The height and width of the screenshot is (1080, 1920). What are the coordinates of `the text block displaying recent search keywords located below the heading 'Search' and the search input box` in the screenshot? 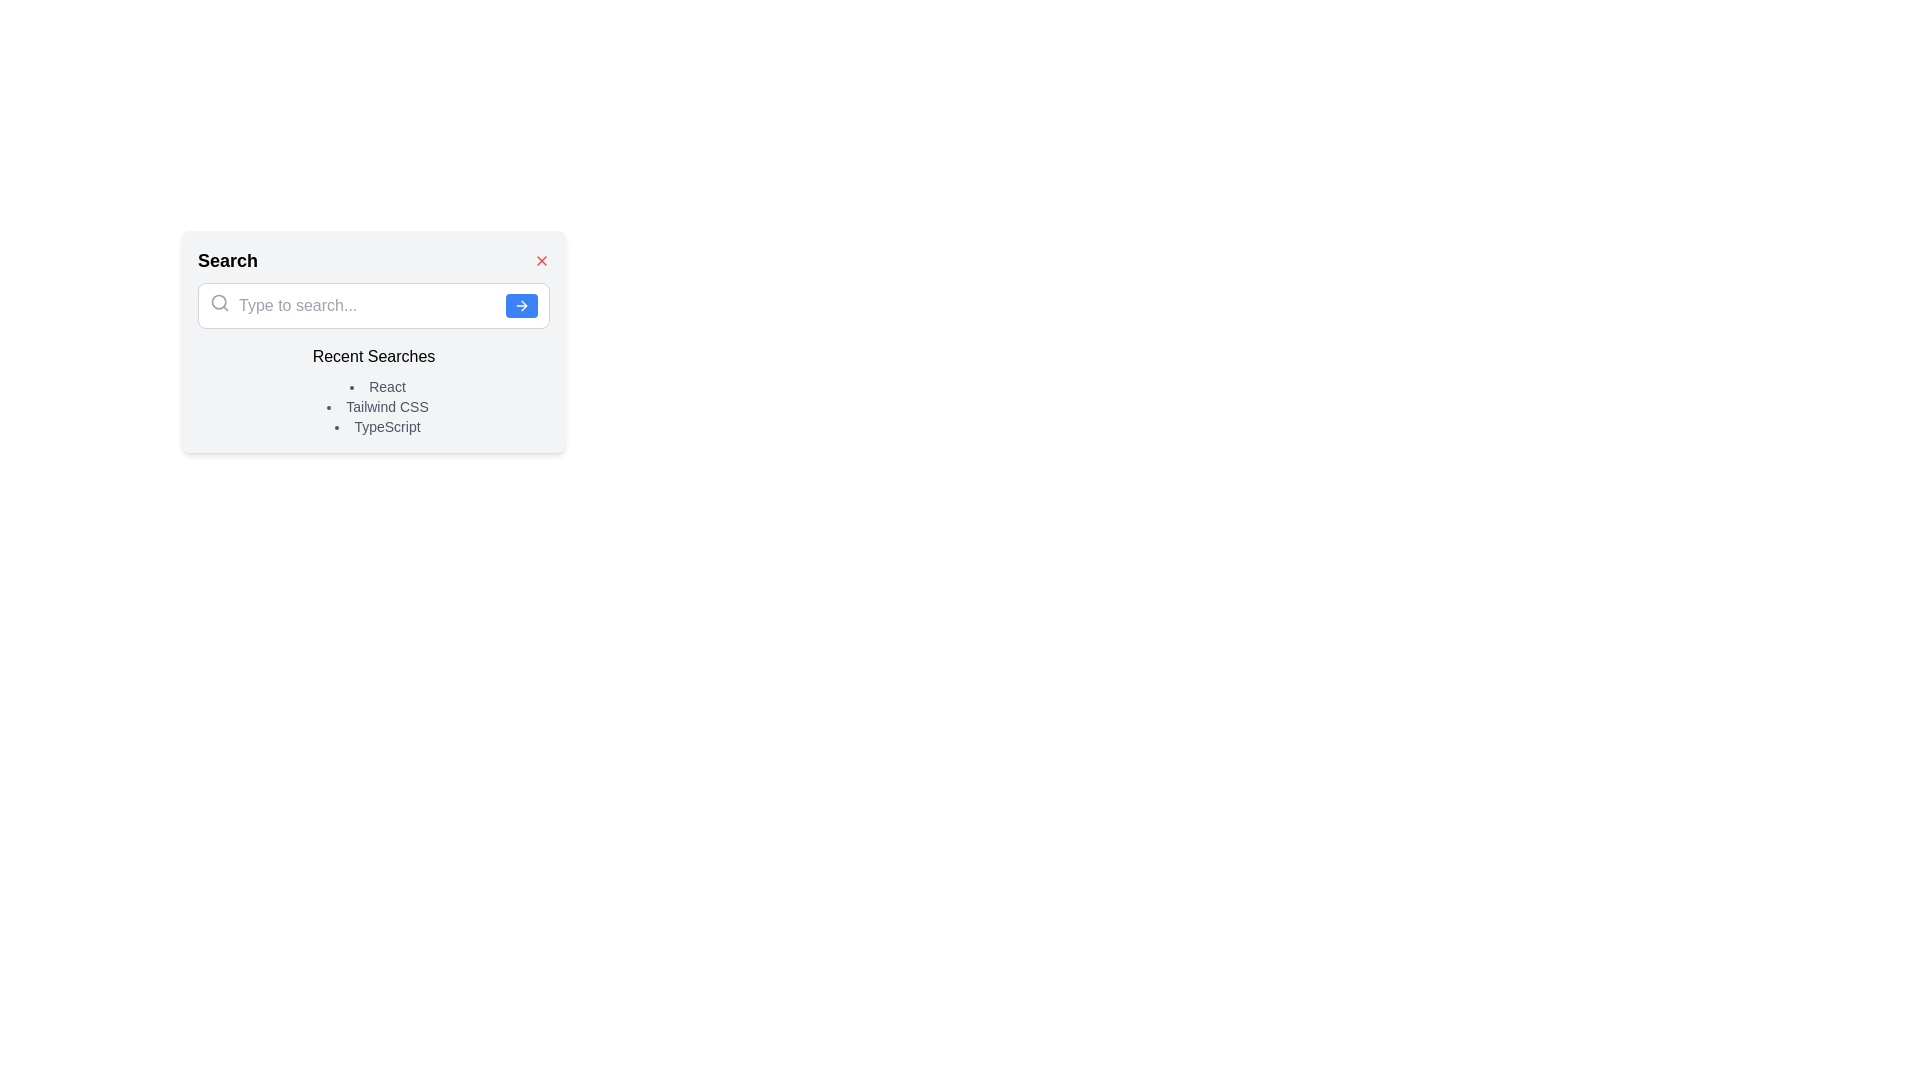 It's located at (374, 390).